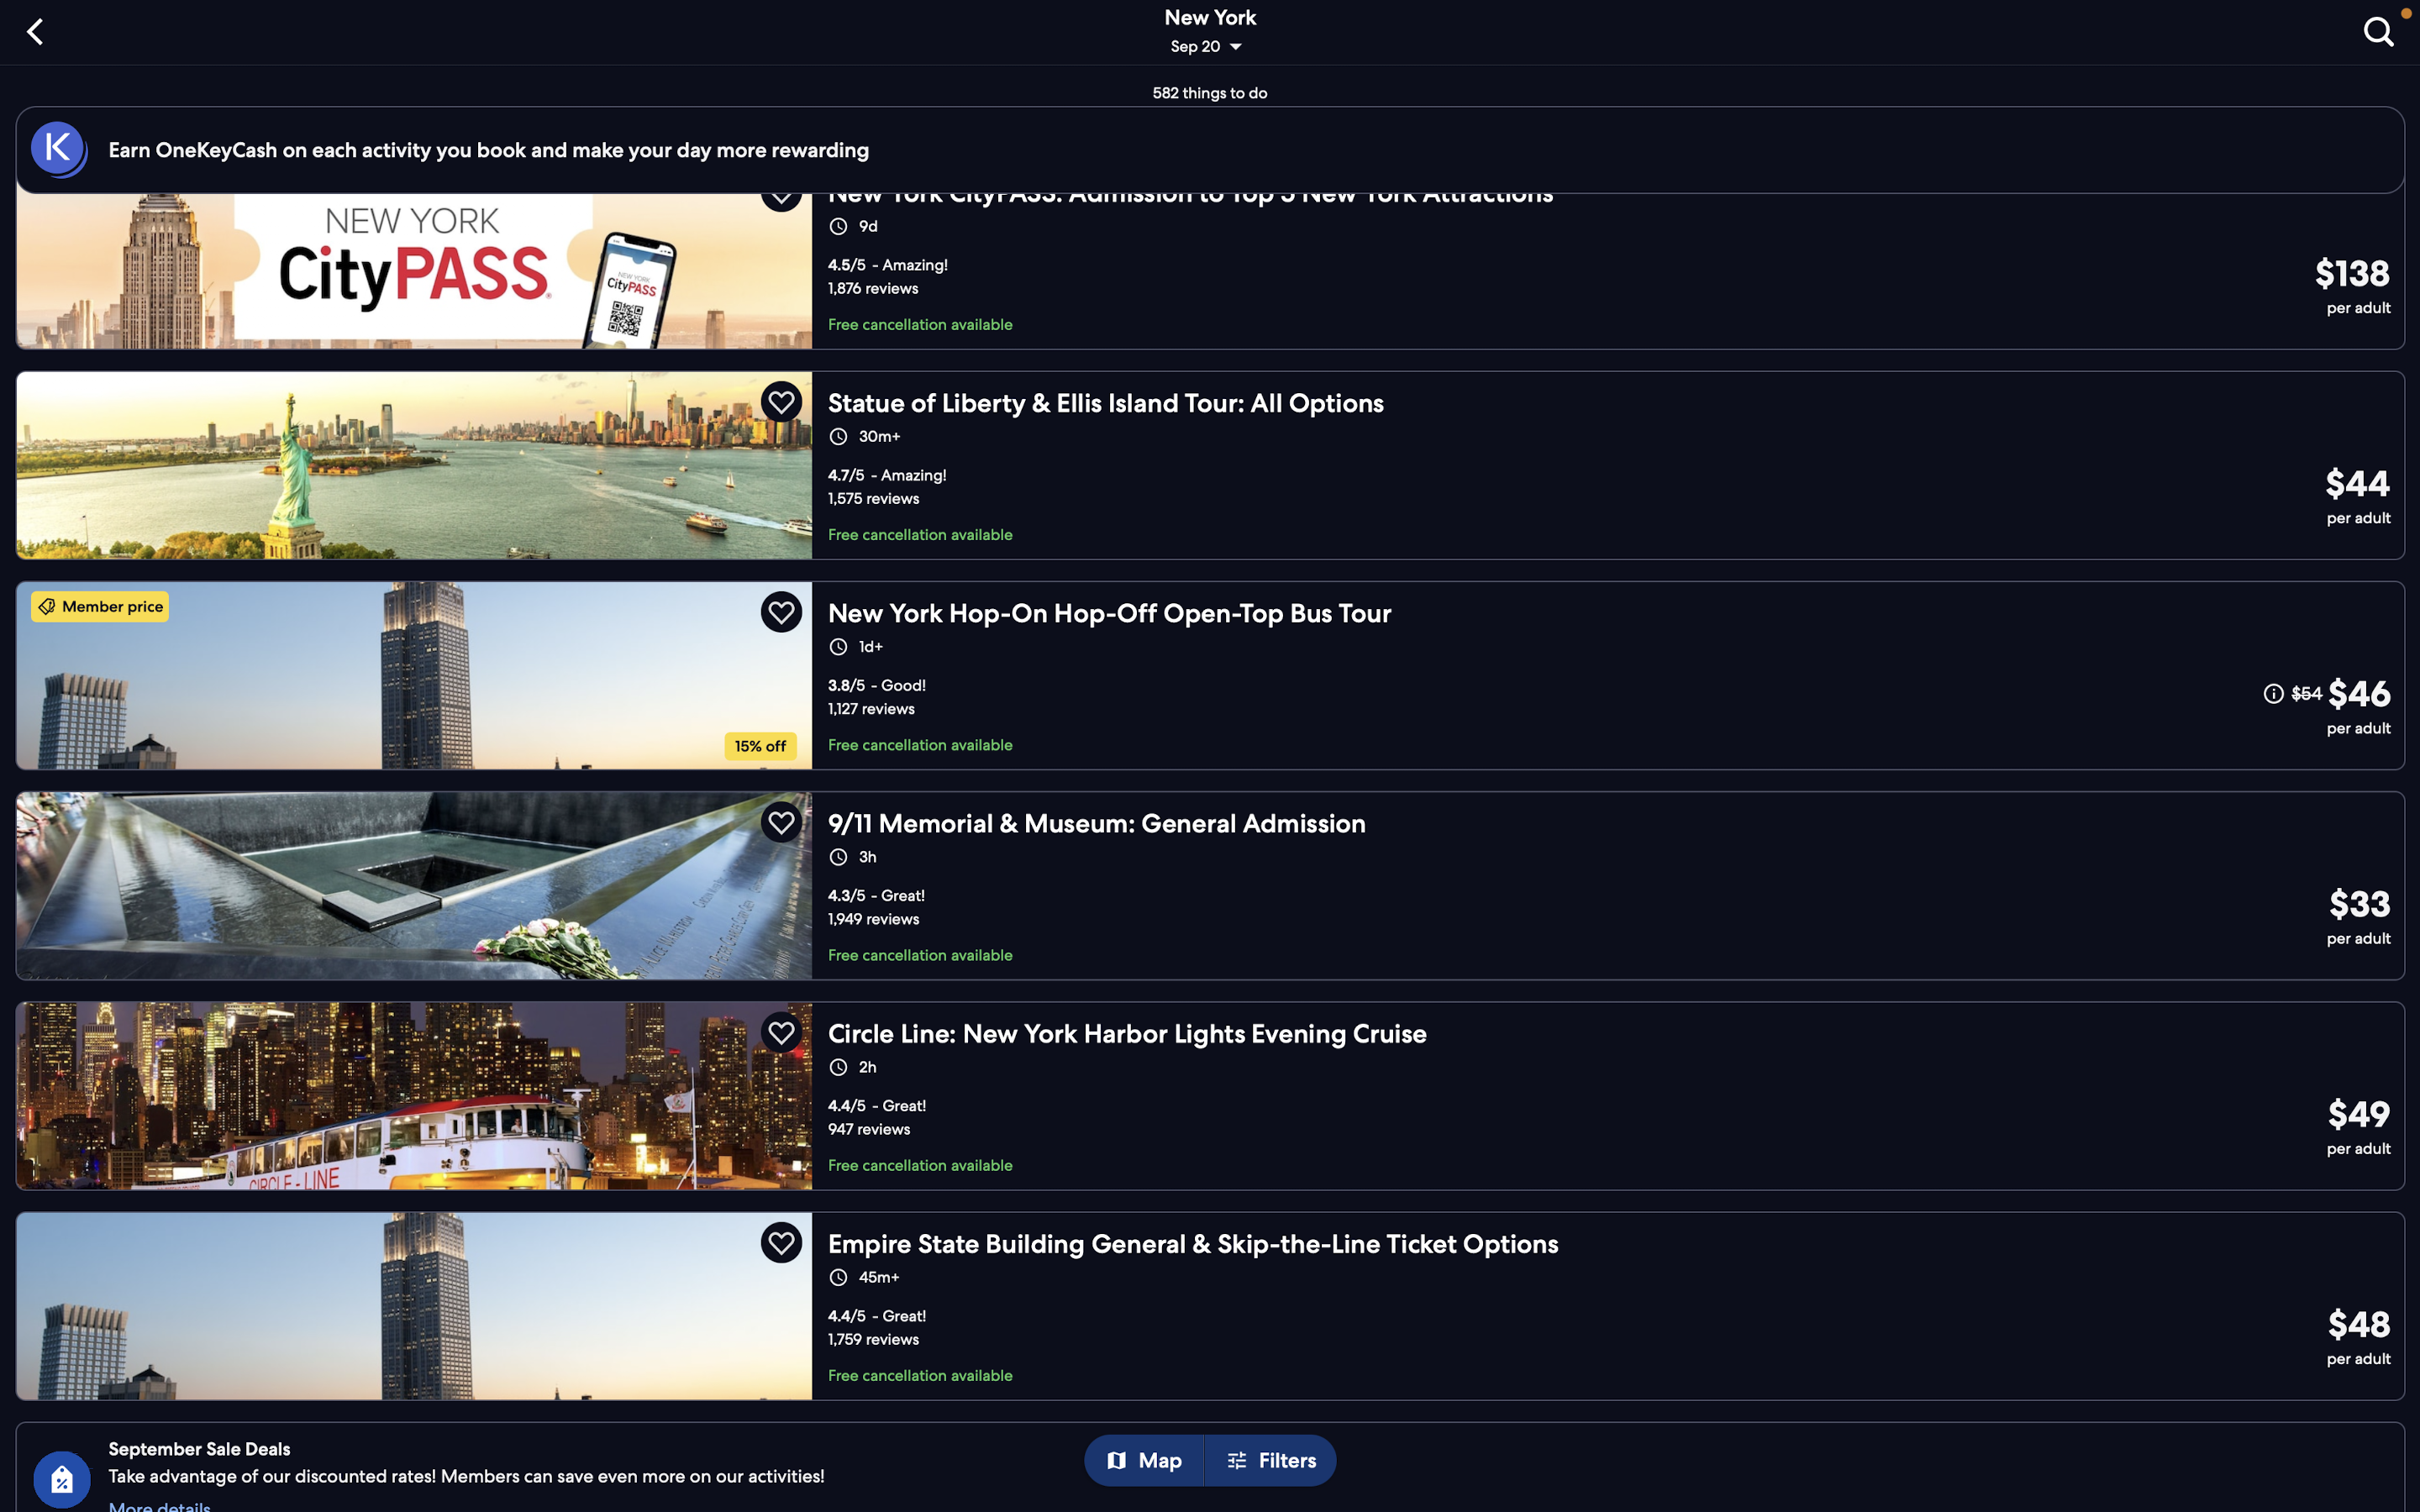 The image size is (2420, 1512). What do you see at coordinates (39, 29) in the screenshot?
I see `on "back" button` at bounding box center [39, 29].